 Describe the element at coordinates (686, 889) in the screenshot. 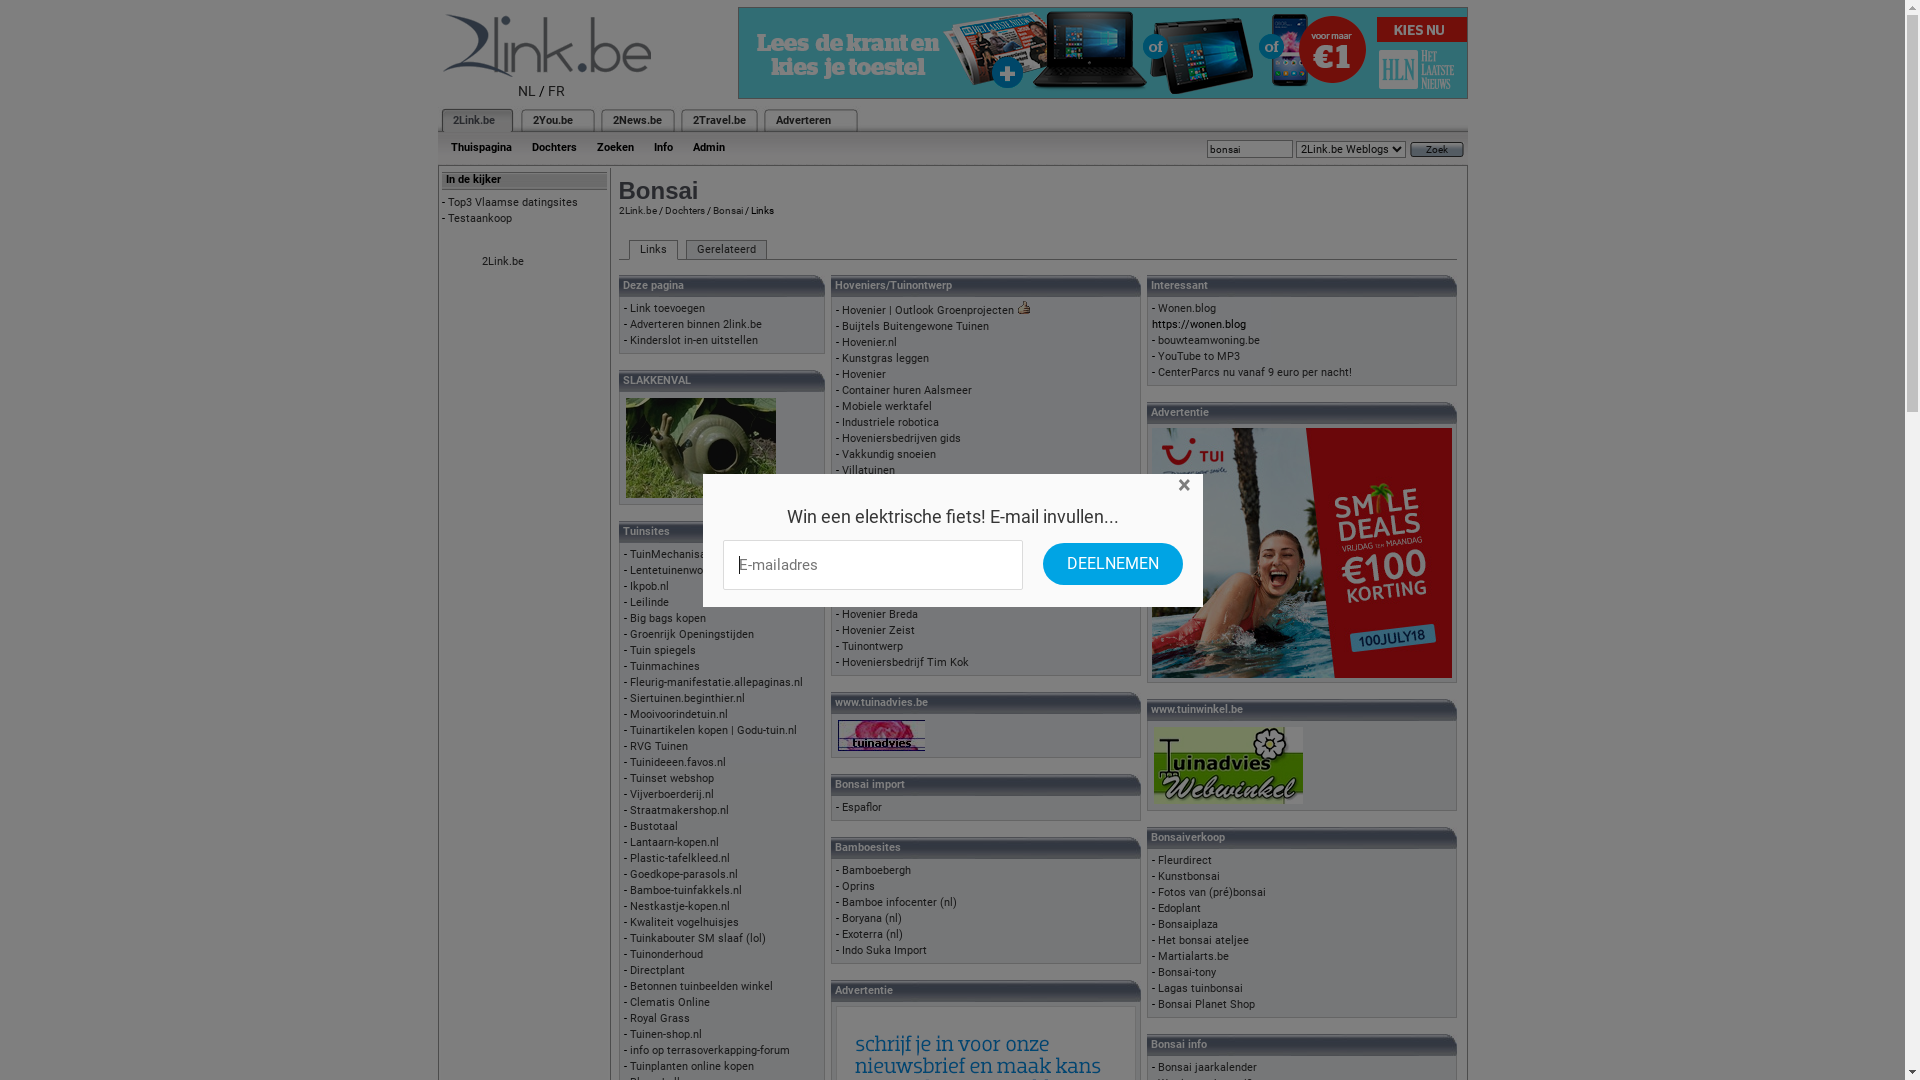

I see `'Bamboe-tuinfakkels.nl'` at that location.